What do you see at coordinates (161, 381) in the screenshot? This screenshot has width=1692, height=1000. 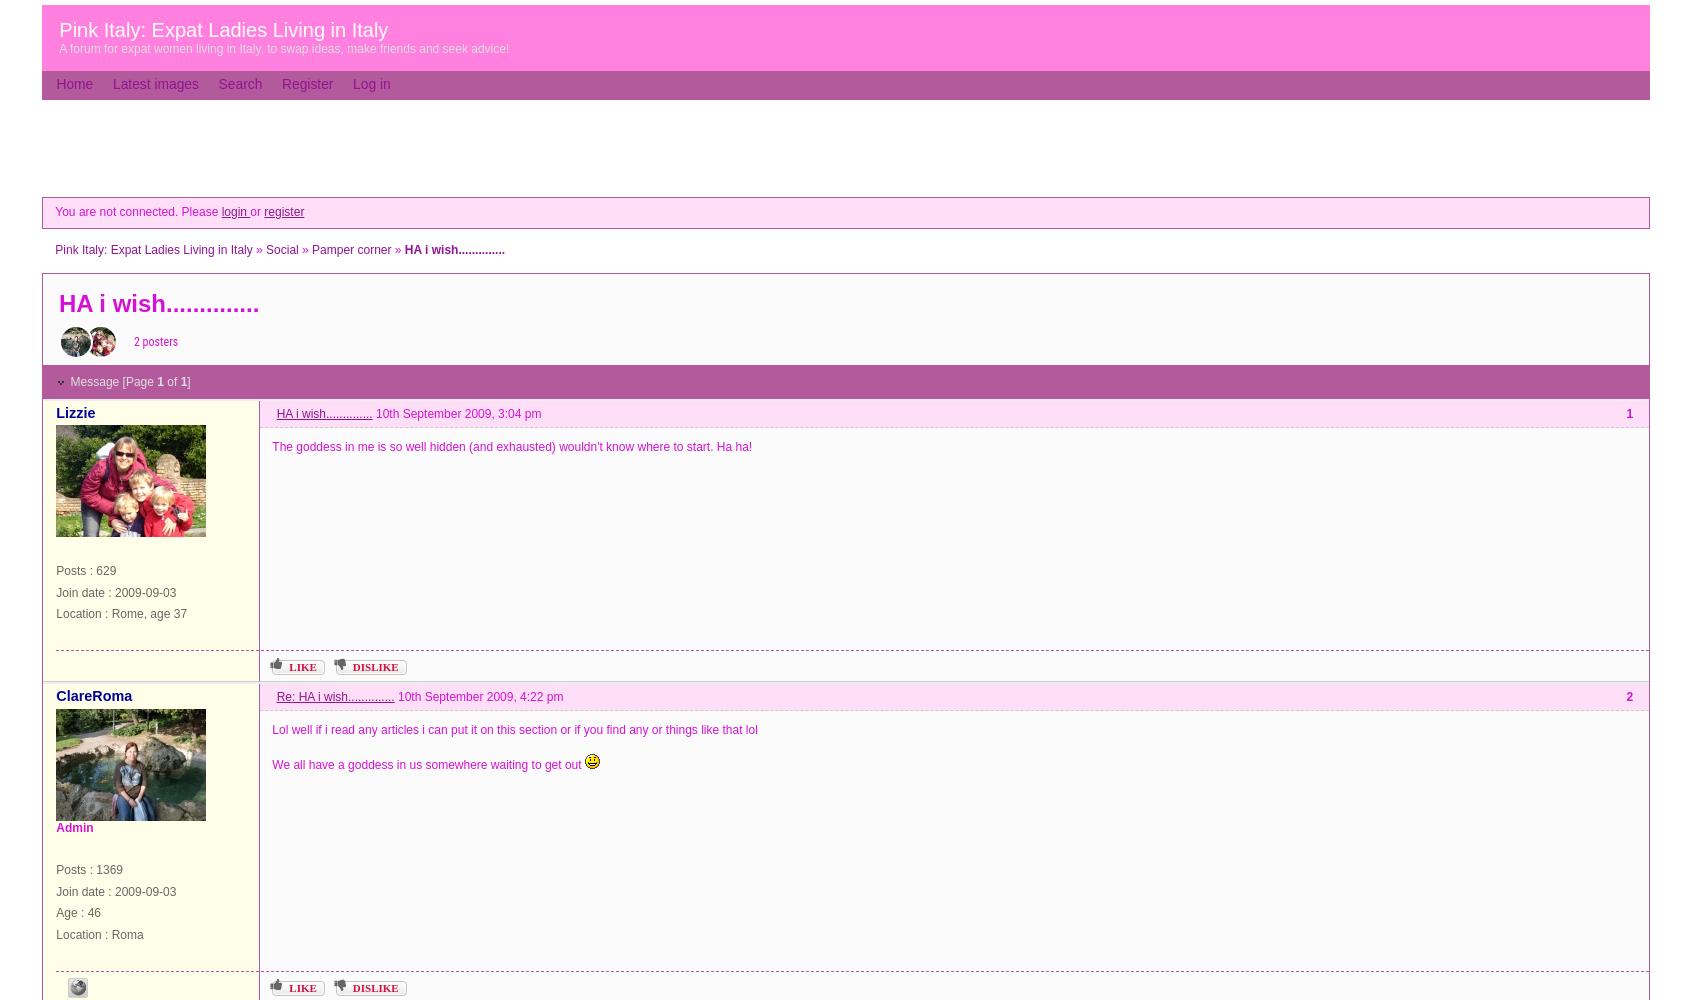 I see `'of'` at bounding box center [161, 381].